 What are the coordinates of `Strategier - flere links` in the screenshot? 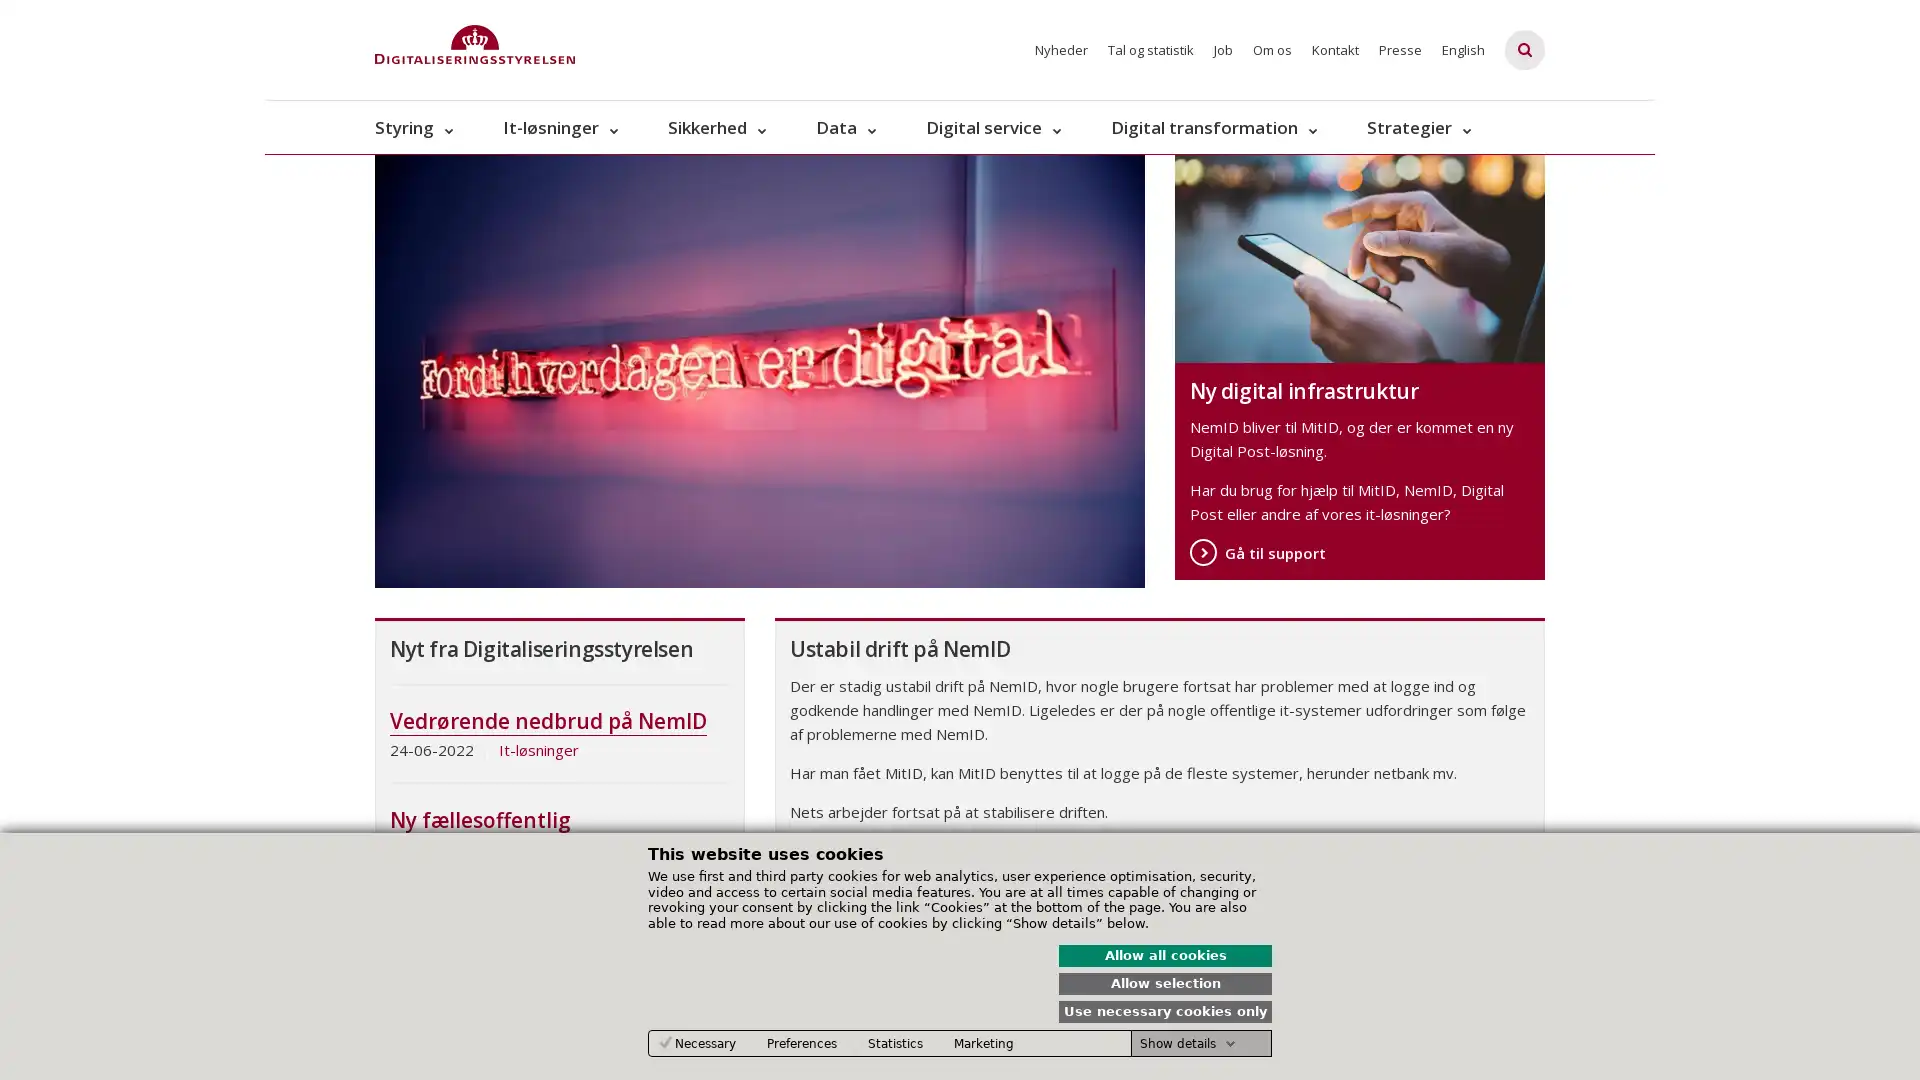 It's located at (1466, 128).